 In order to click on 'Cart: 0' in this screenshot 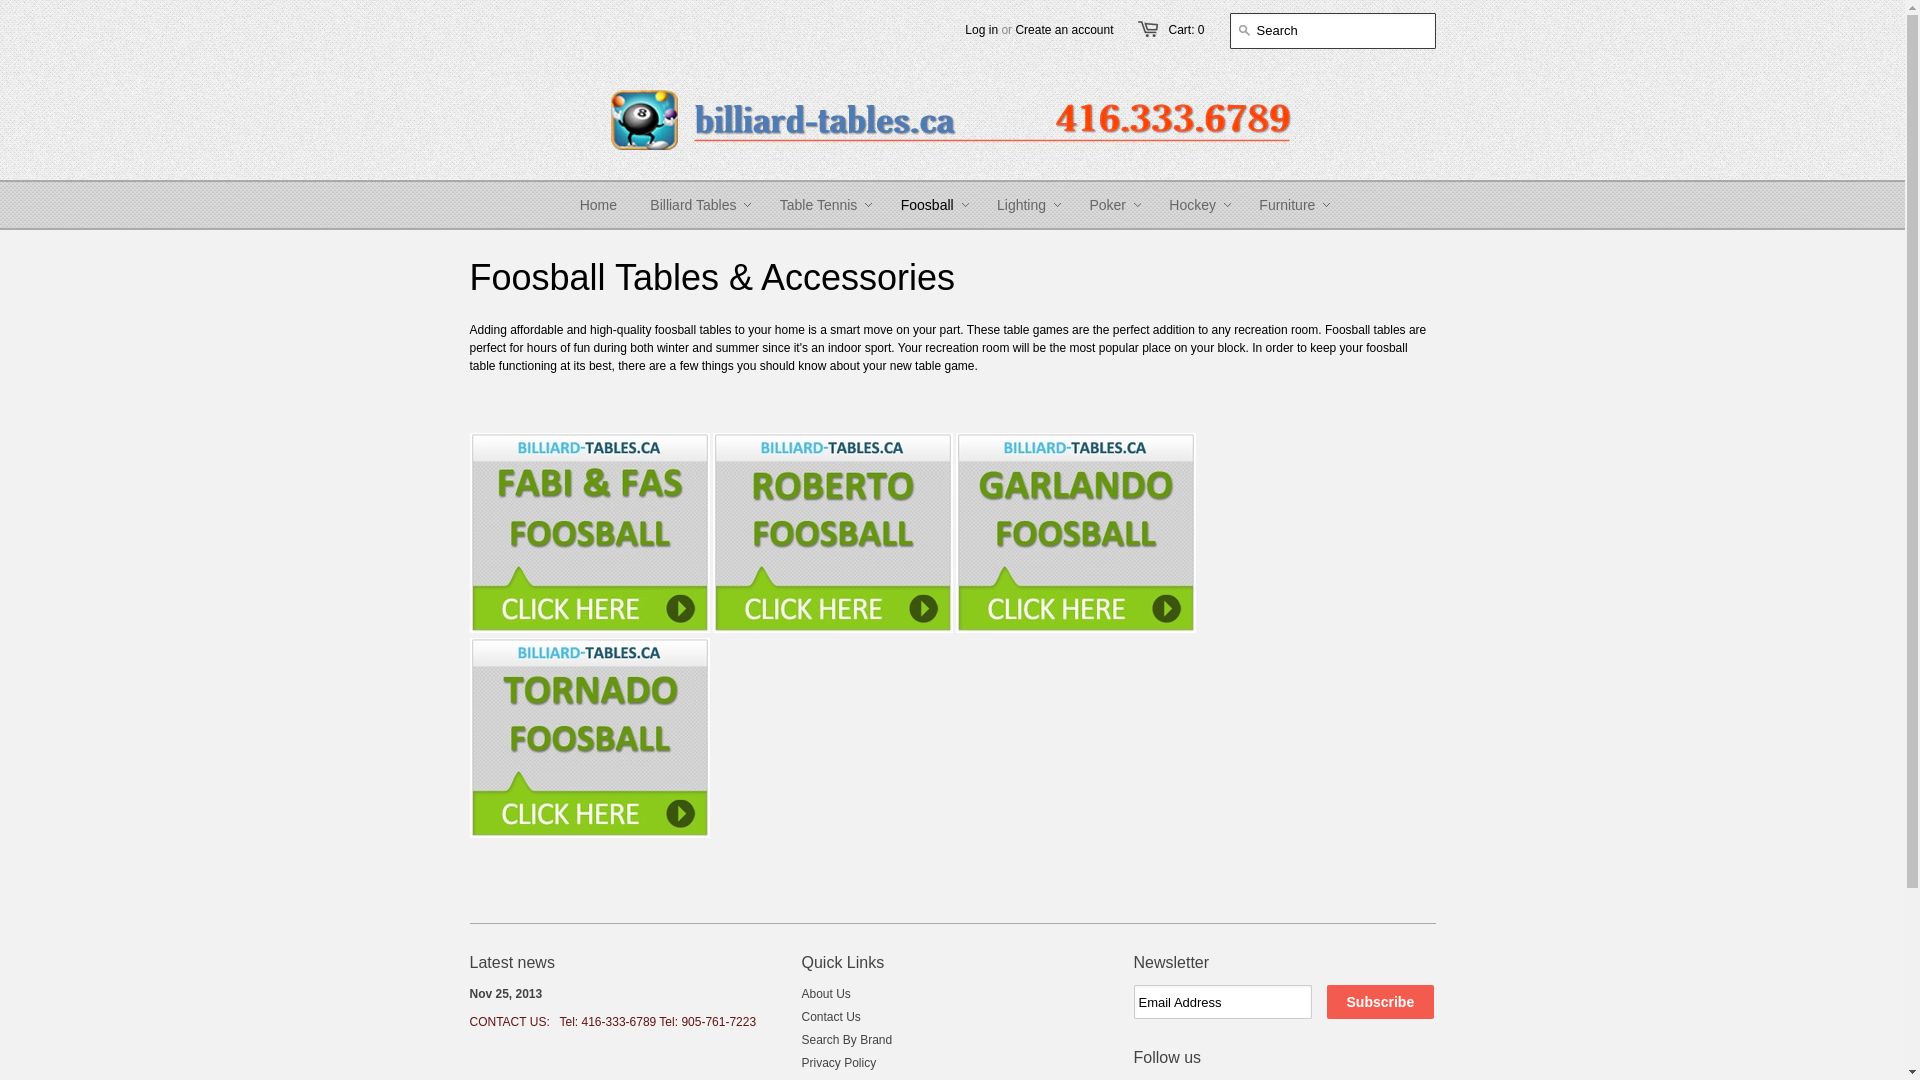, I will do `click(1167, 30)`.